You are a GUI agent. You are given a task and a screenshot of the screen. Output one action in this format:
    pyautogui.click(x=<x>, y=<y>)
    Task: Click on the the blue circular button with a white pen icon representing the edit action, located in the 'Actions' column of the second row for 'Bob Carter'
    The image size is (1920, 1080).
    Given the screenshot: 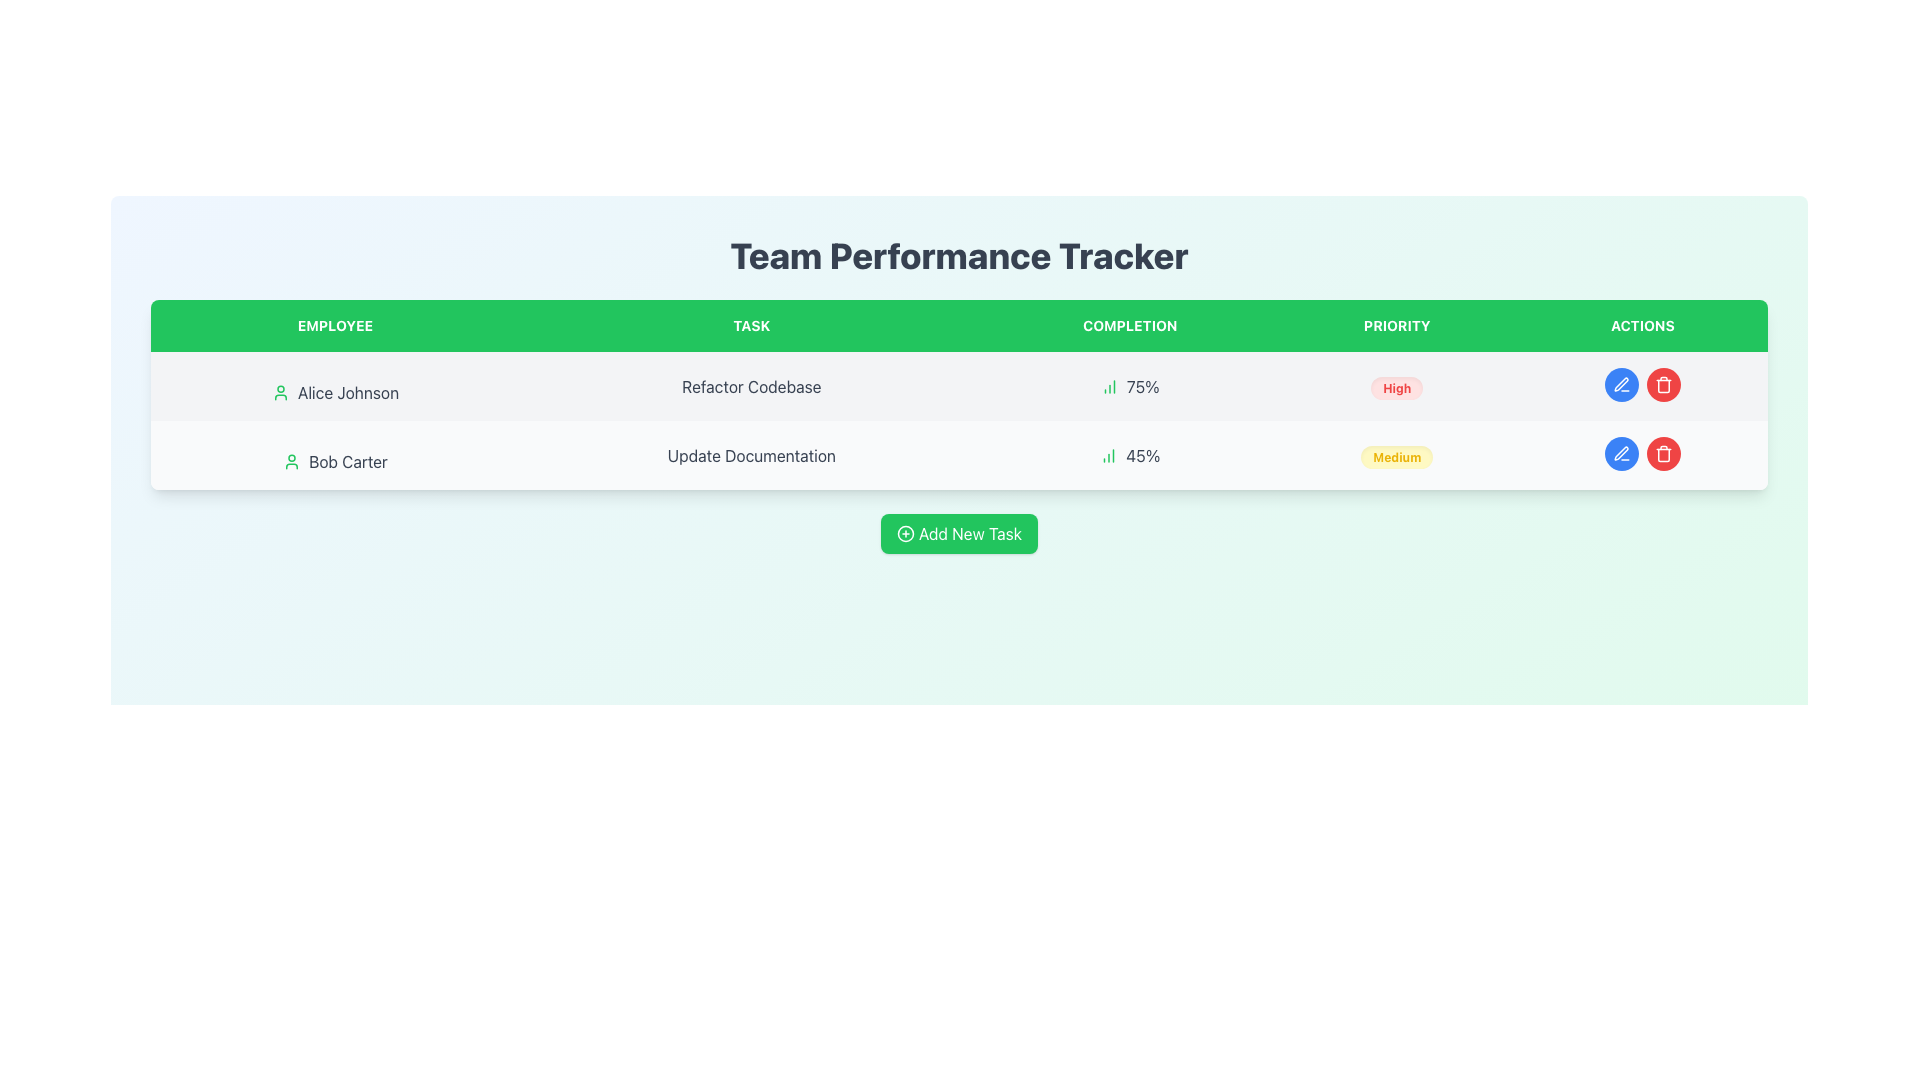 What is the action you would take?
    pyautogui.click(x=1621, y=385)
    